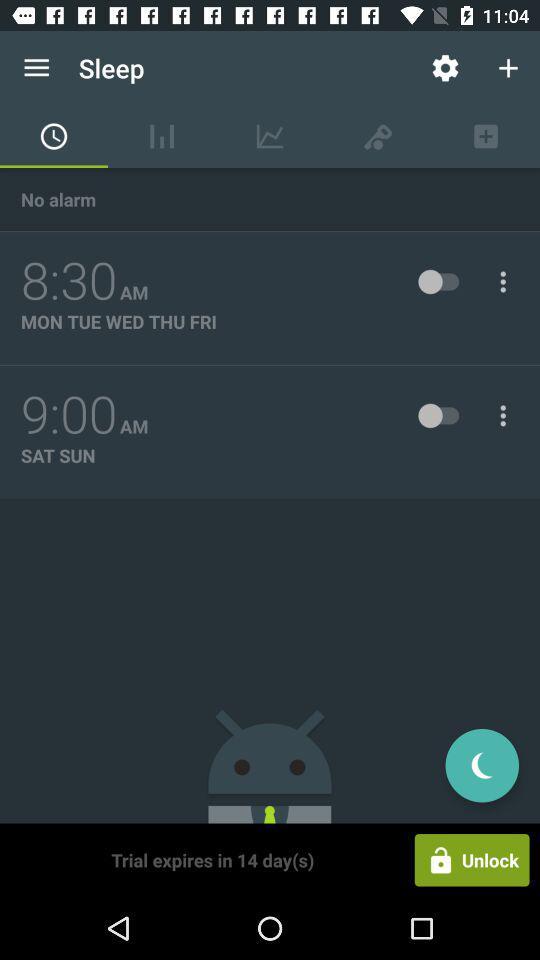 The image size is (540, 960). What do you see at coordinates (68, 414) in the screenshot?
I see `the icon above sat sun` at bounding box center [68, 414].